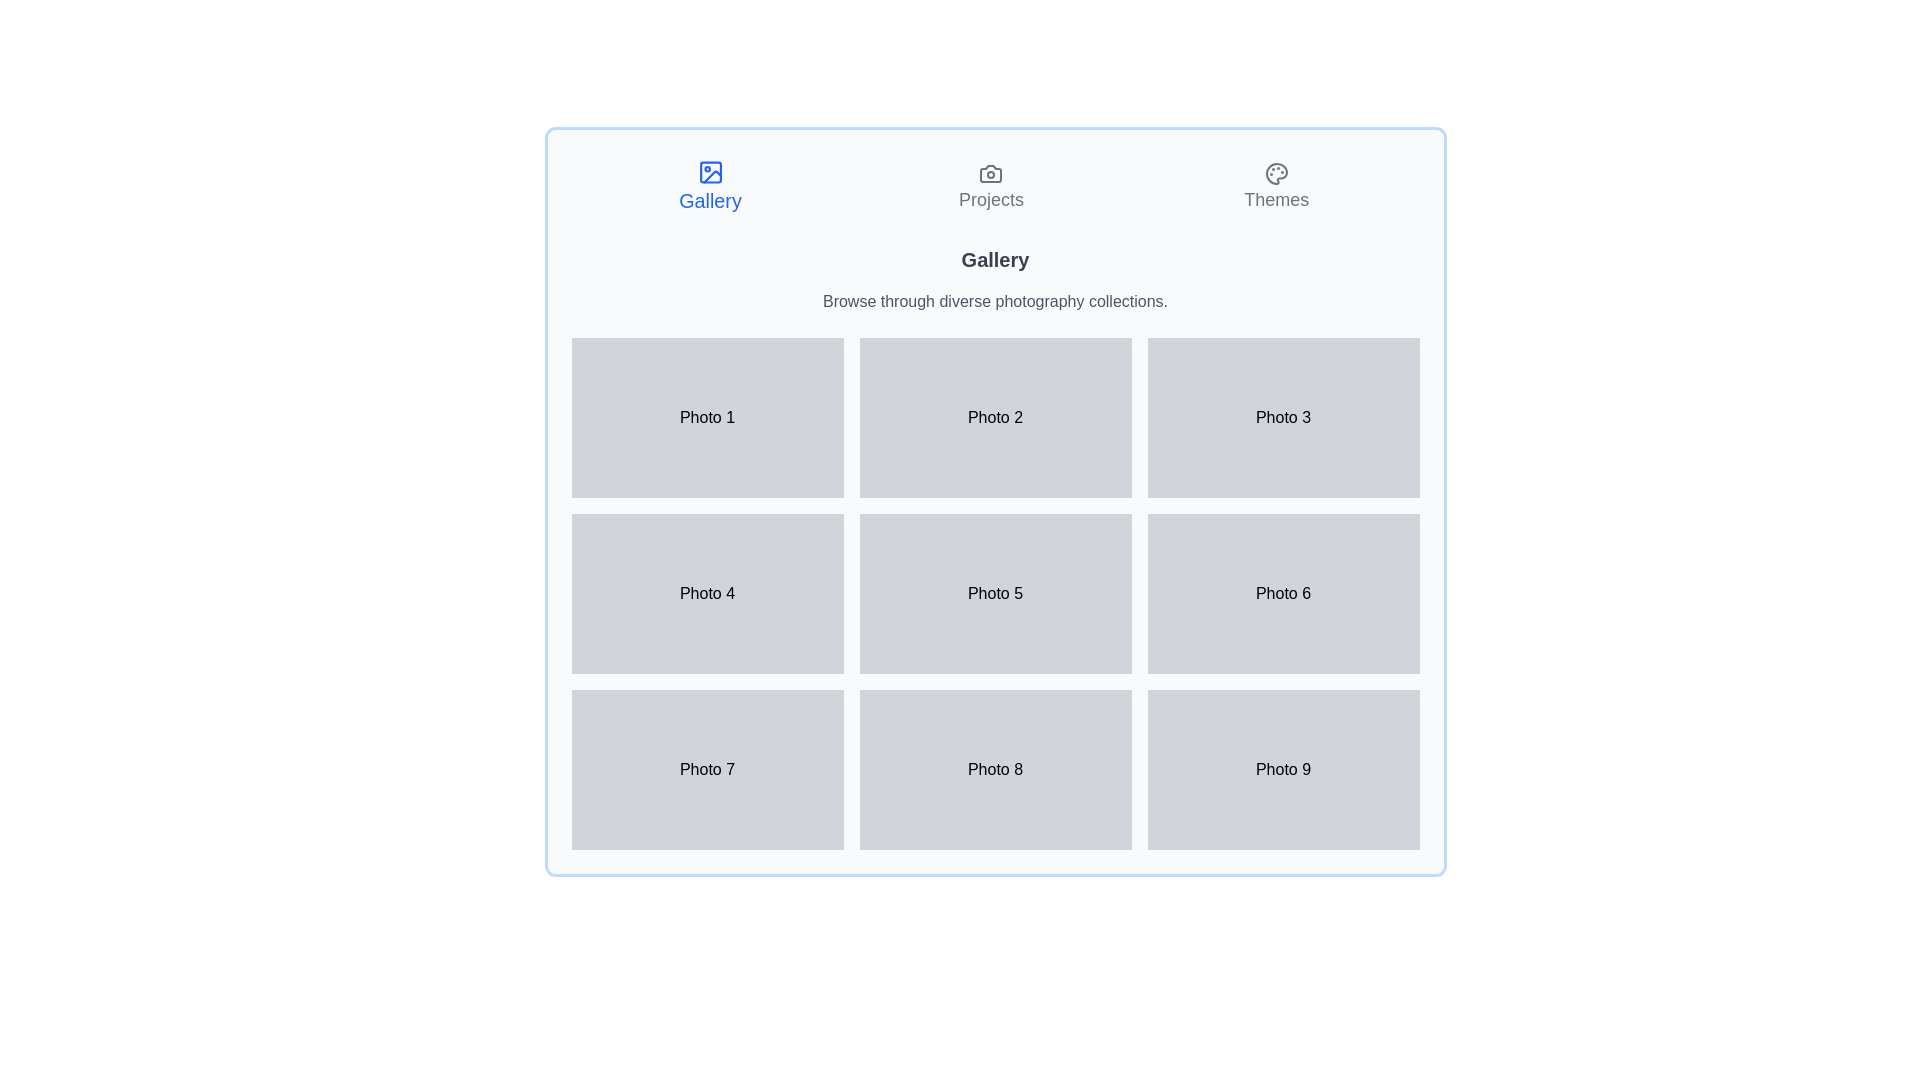  I want to click on the 'Gallery' text displayed in a bold blue font within a button structure in the horizontal navigation bar, so click(710, 201).